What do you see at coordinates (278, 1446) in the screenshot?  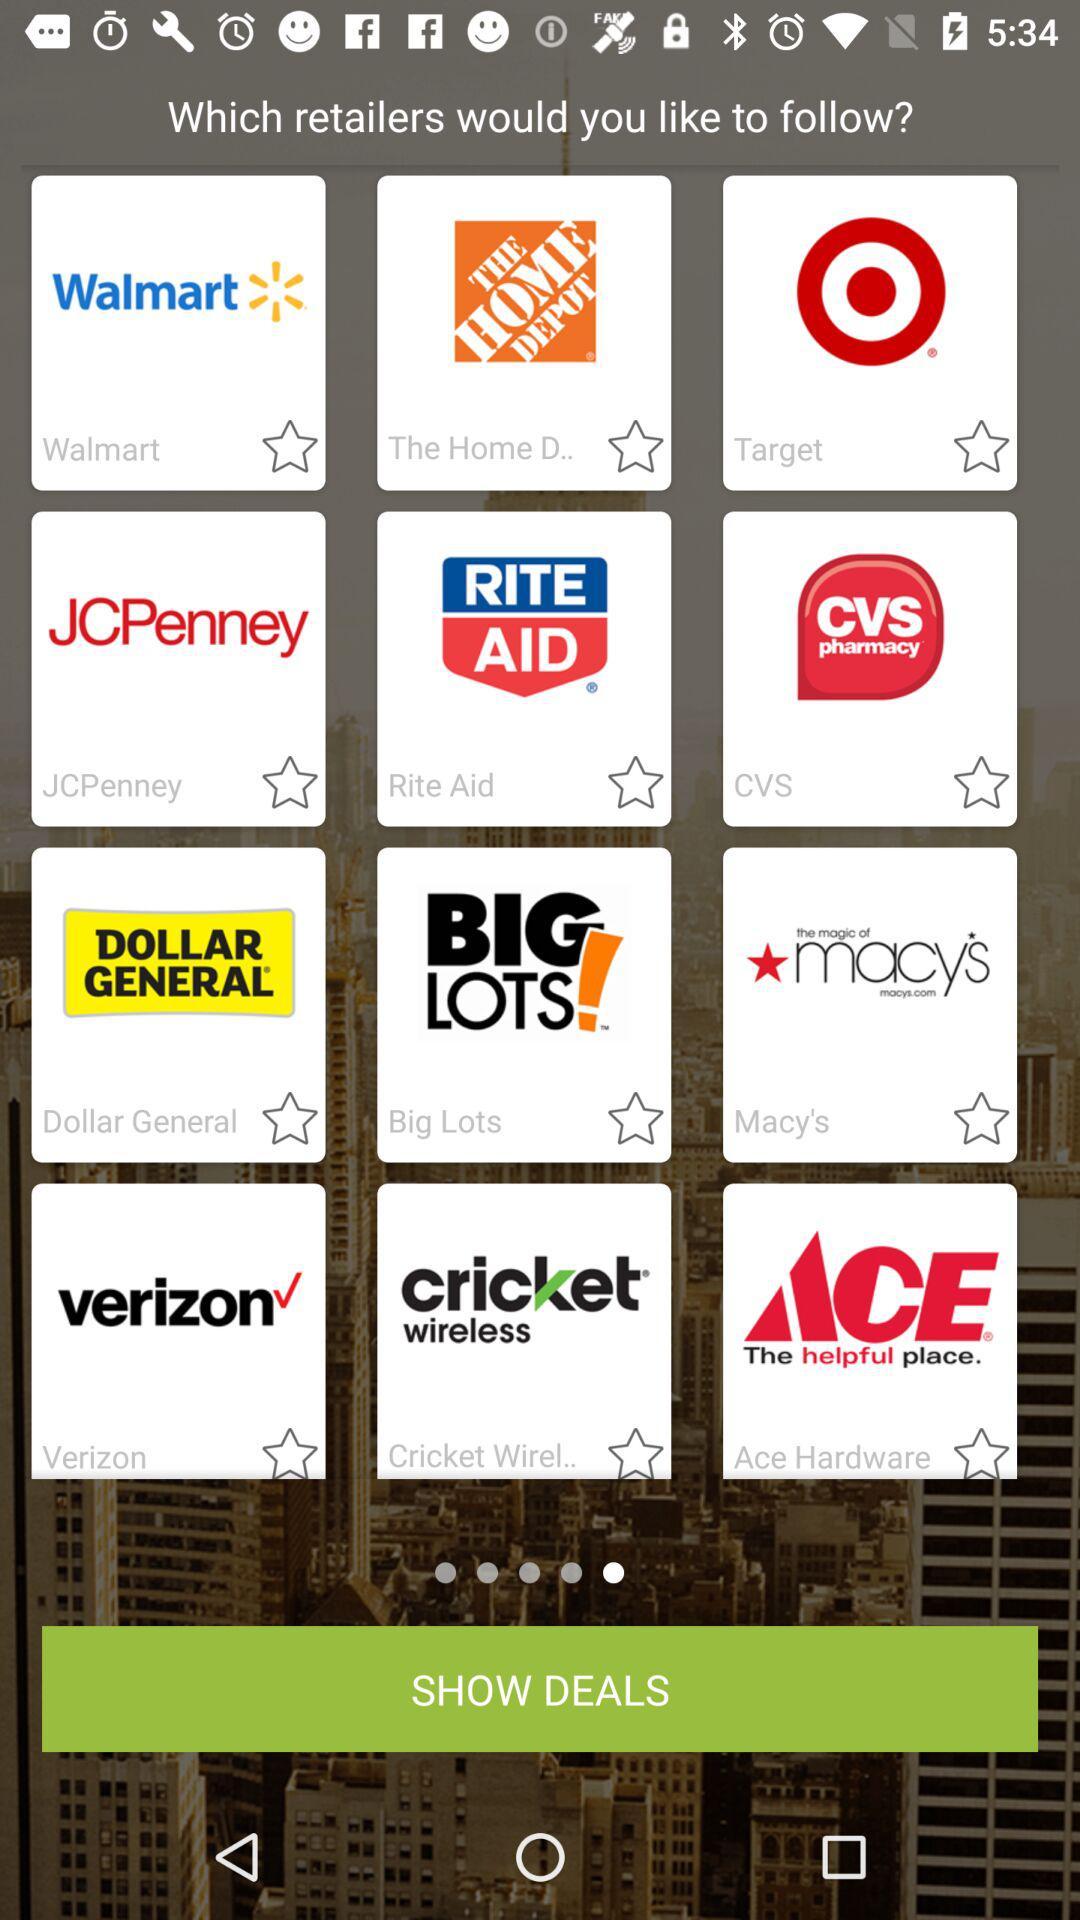 I see `favrite verizon` at bounding box center [278, 1446].